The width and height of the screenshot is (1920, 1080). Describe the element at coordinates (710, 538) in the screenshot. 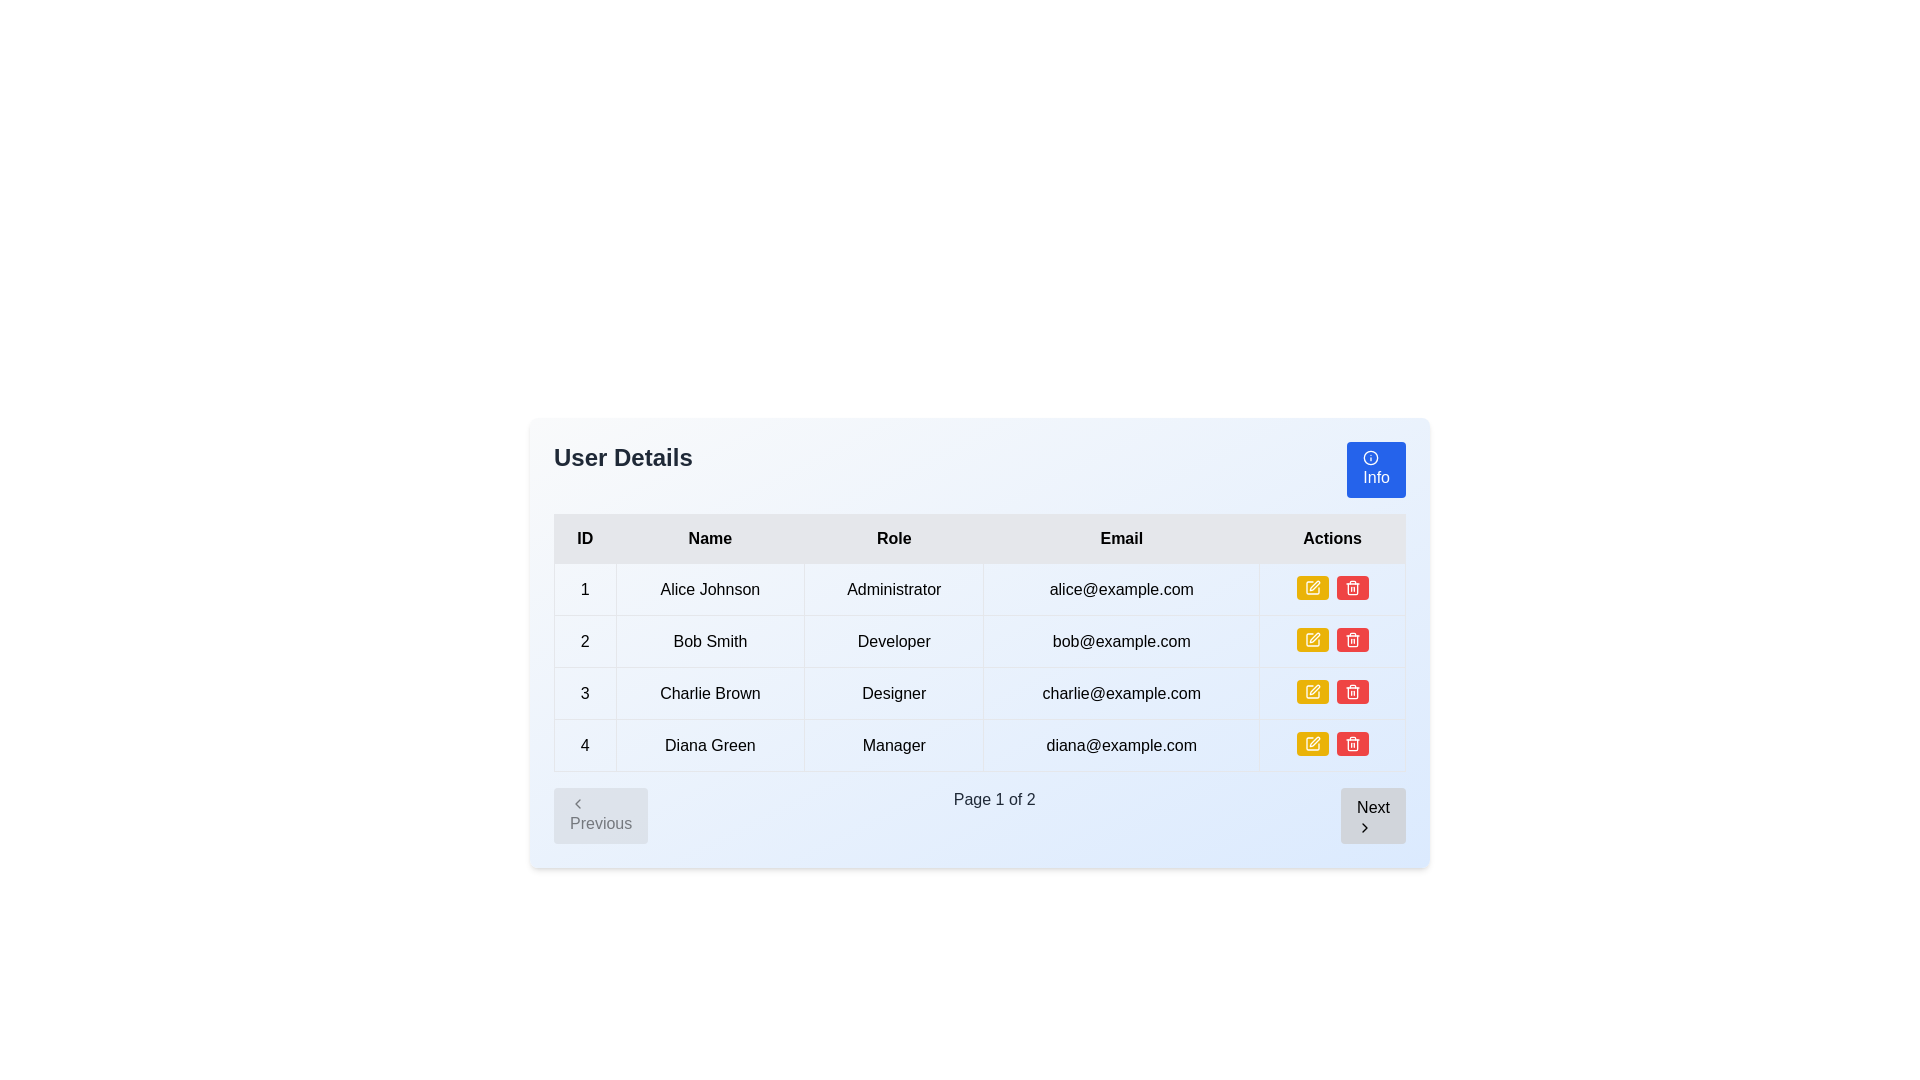

I see `'Name' column header in the table, which is the second column header indicating the names of individuals or entities` at that location.